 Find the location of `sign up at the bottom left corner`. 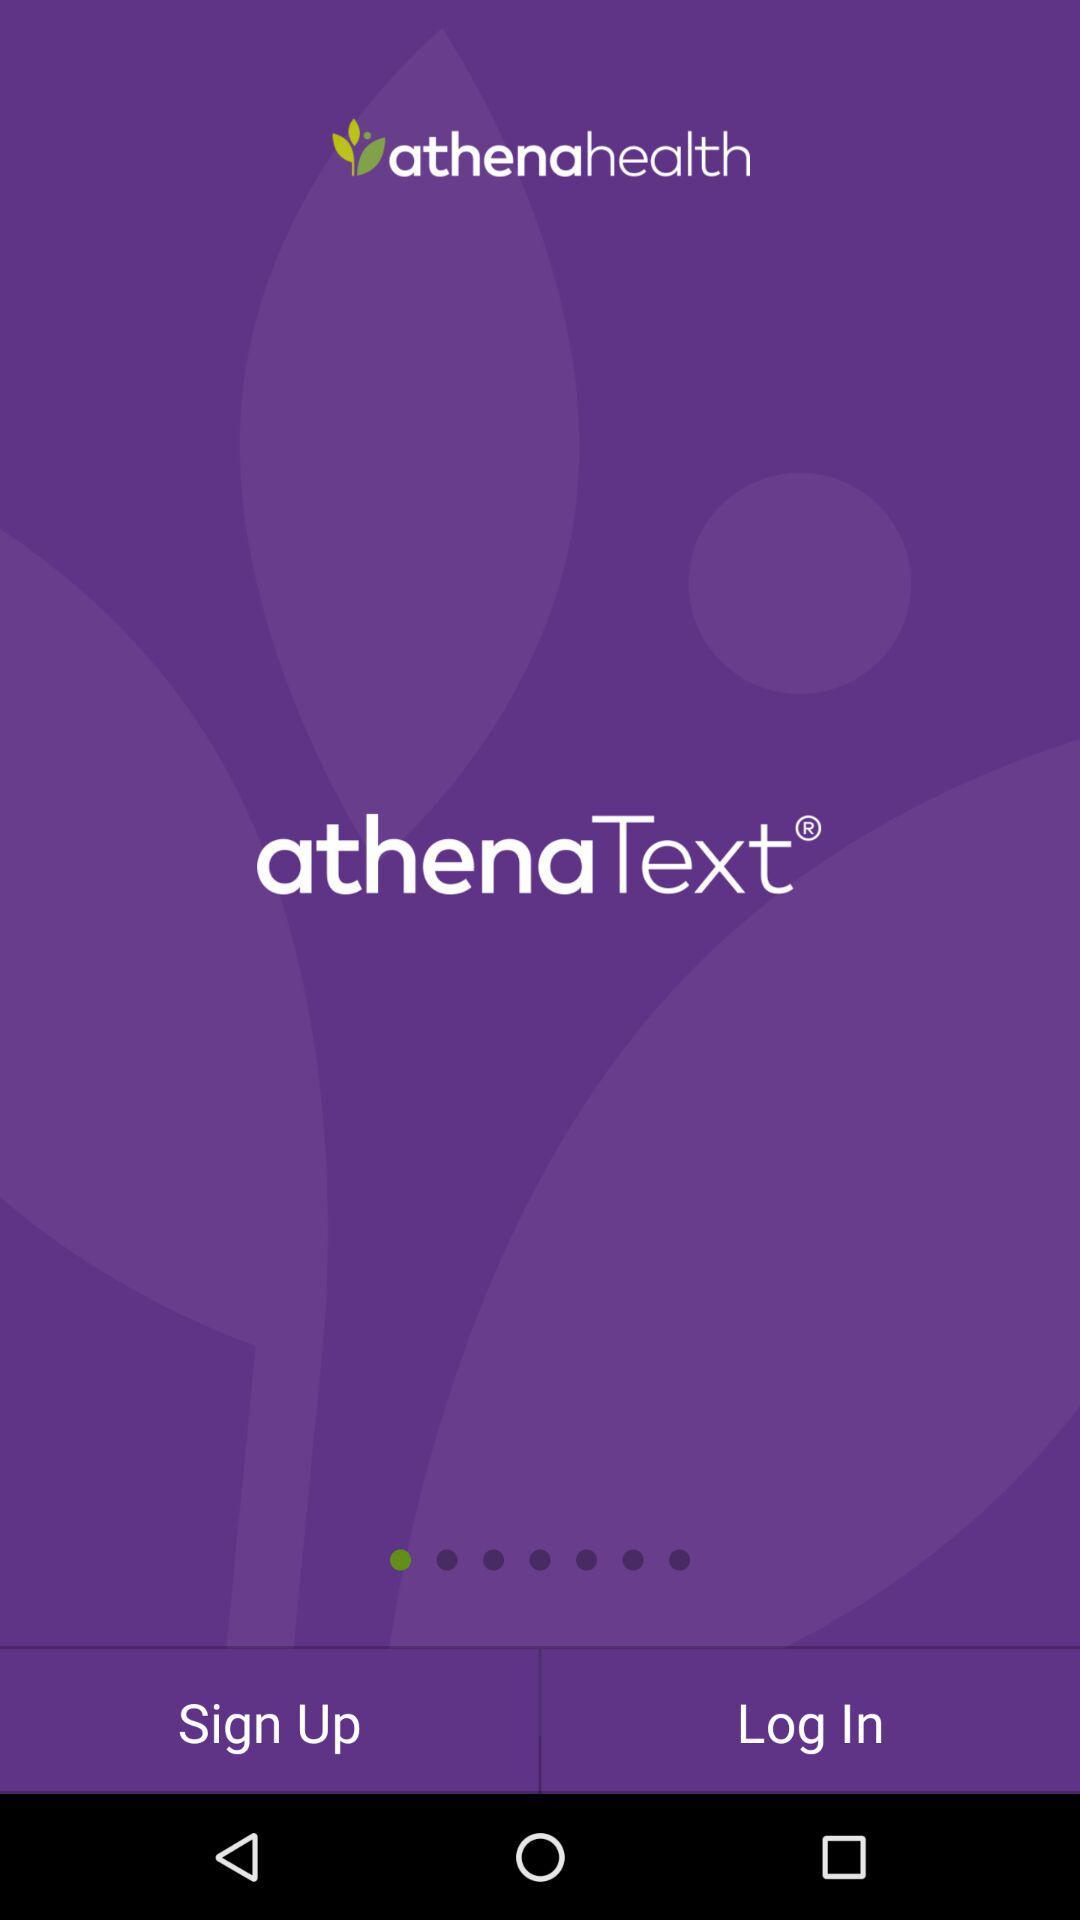

sign up at the bottom left corner is located at coordinates (268, 1720).